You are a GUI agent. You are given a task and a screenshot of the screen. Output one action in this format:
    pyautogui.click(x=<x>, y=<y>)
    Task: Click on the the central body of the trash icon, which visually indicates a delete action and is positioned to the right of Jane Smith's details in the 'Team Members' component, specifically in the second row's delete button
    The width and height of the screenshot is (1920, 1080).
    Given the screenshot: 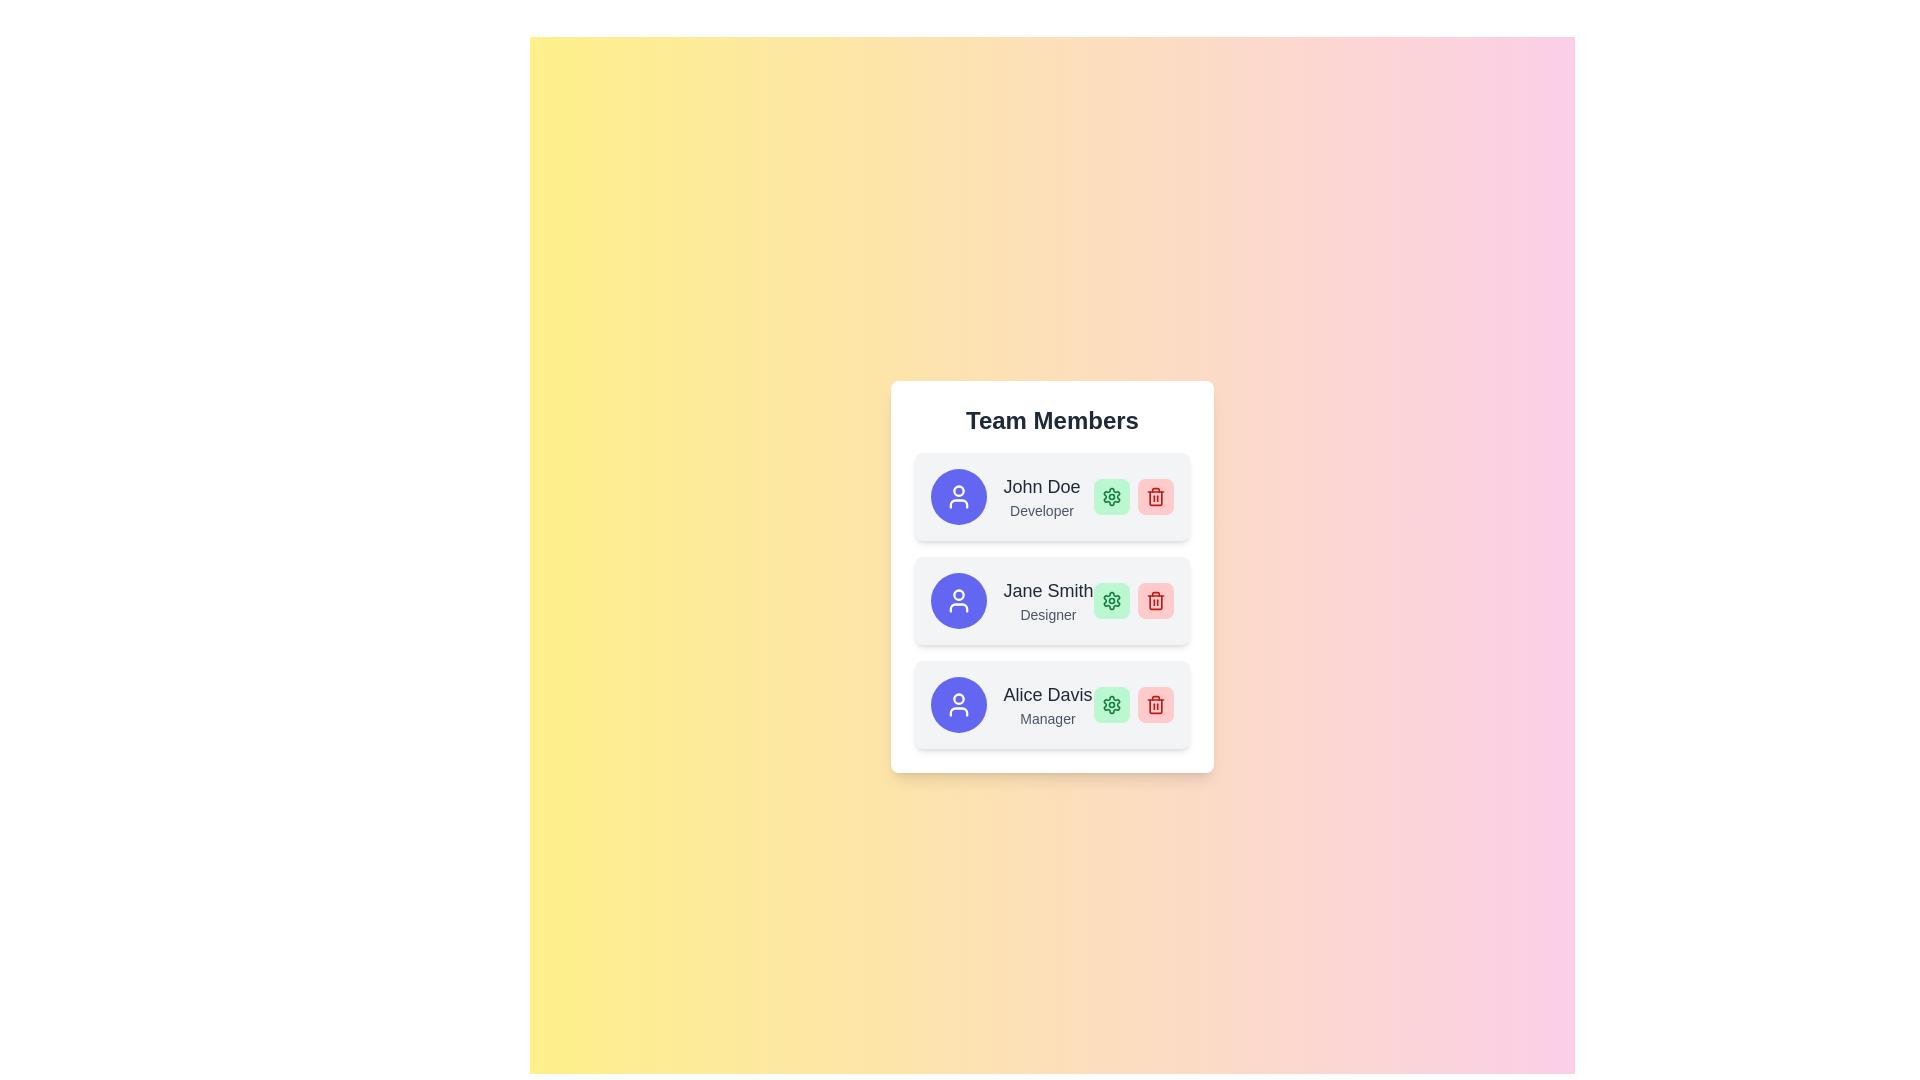 What is the action you would take?
    pyautogui.click(x=1155, y=601)
    